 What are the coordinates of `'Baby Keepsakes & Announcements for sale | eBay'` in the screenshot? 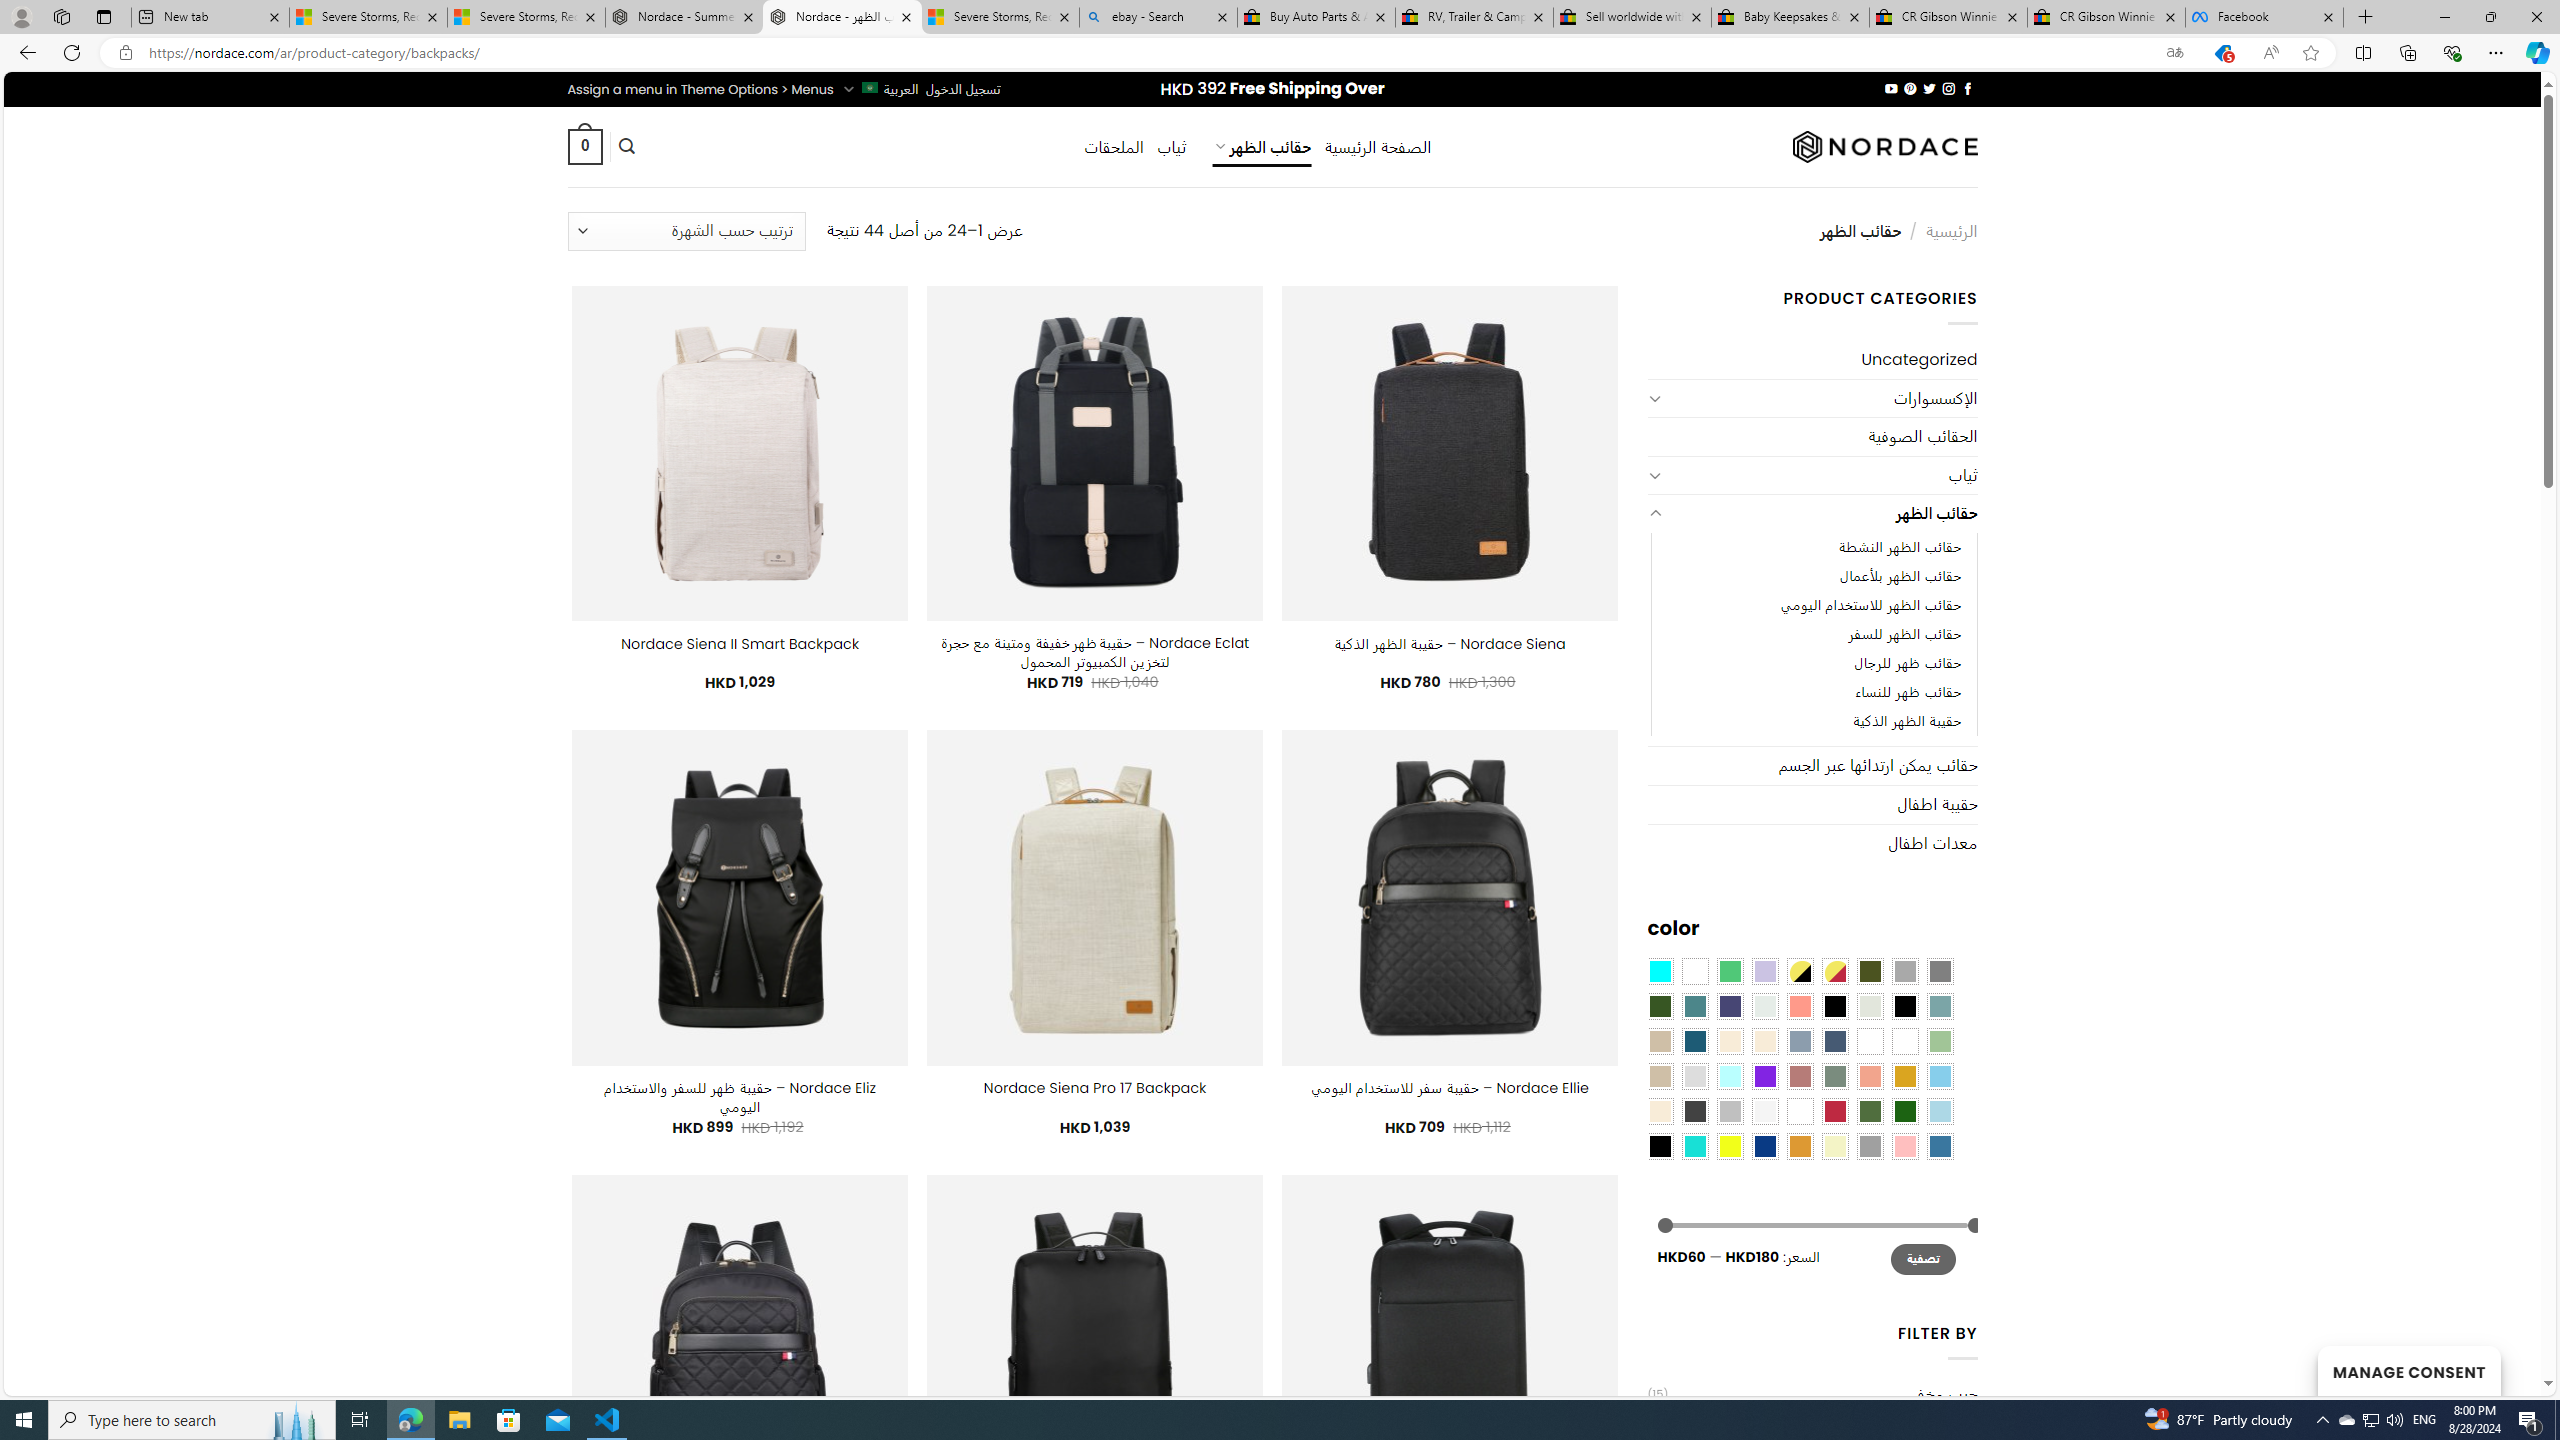 It's located at (1789, 16).